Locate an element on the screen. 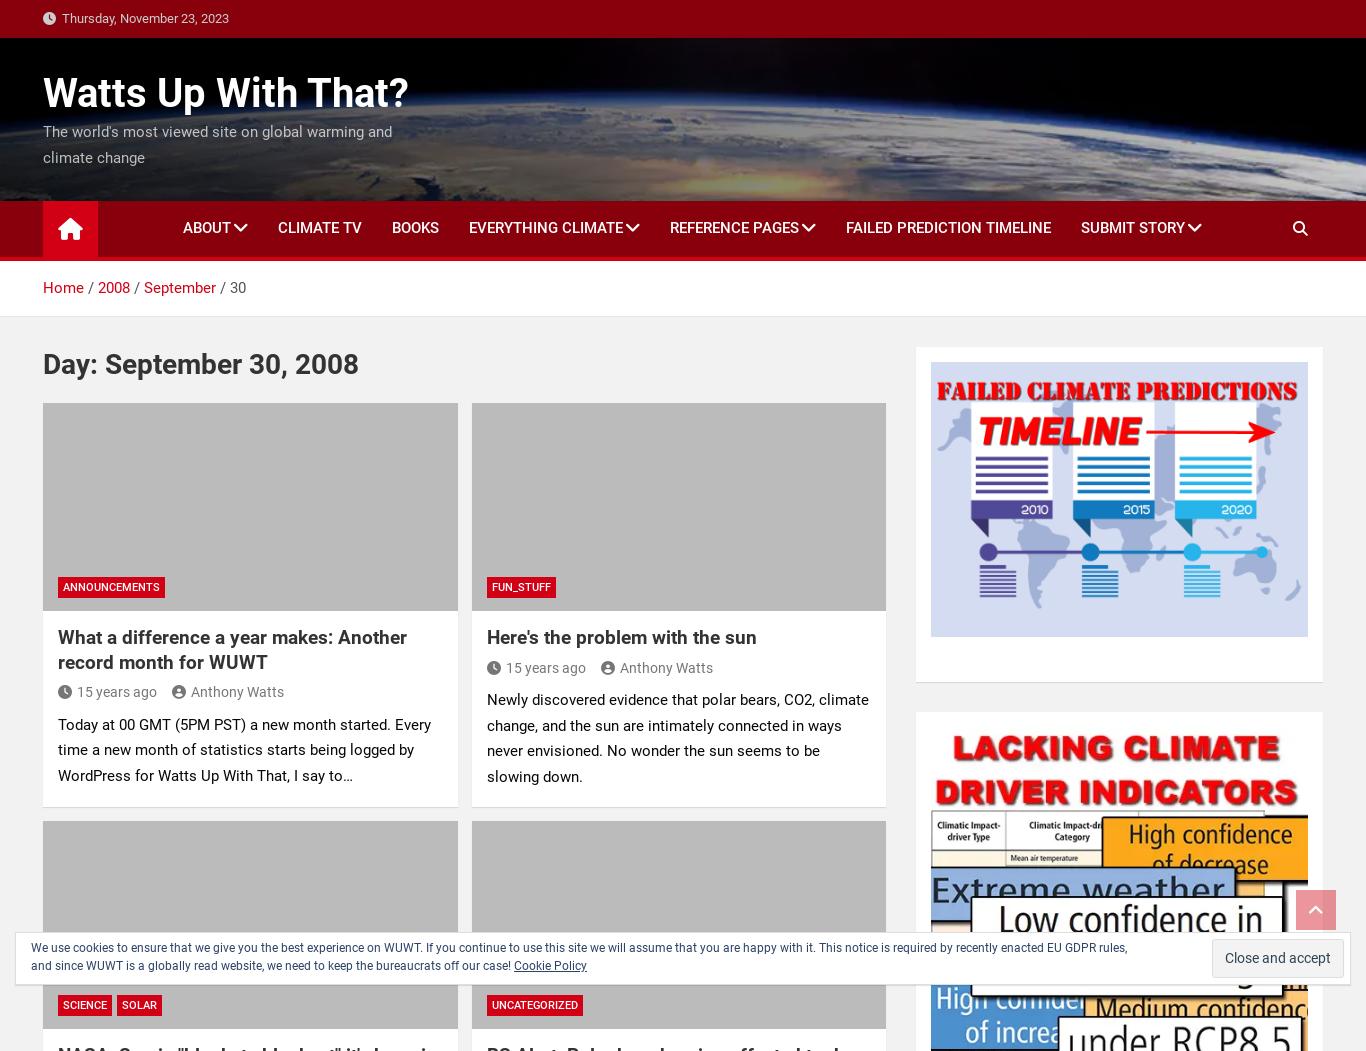 This screenshot has width=1366, height=1051. '2008' is located at coordinates (114, 286).